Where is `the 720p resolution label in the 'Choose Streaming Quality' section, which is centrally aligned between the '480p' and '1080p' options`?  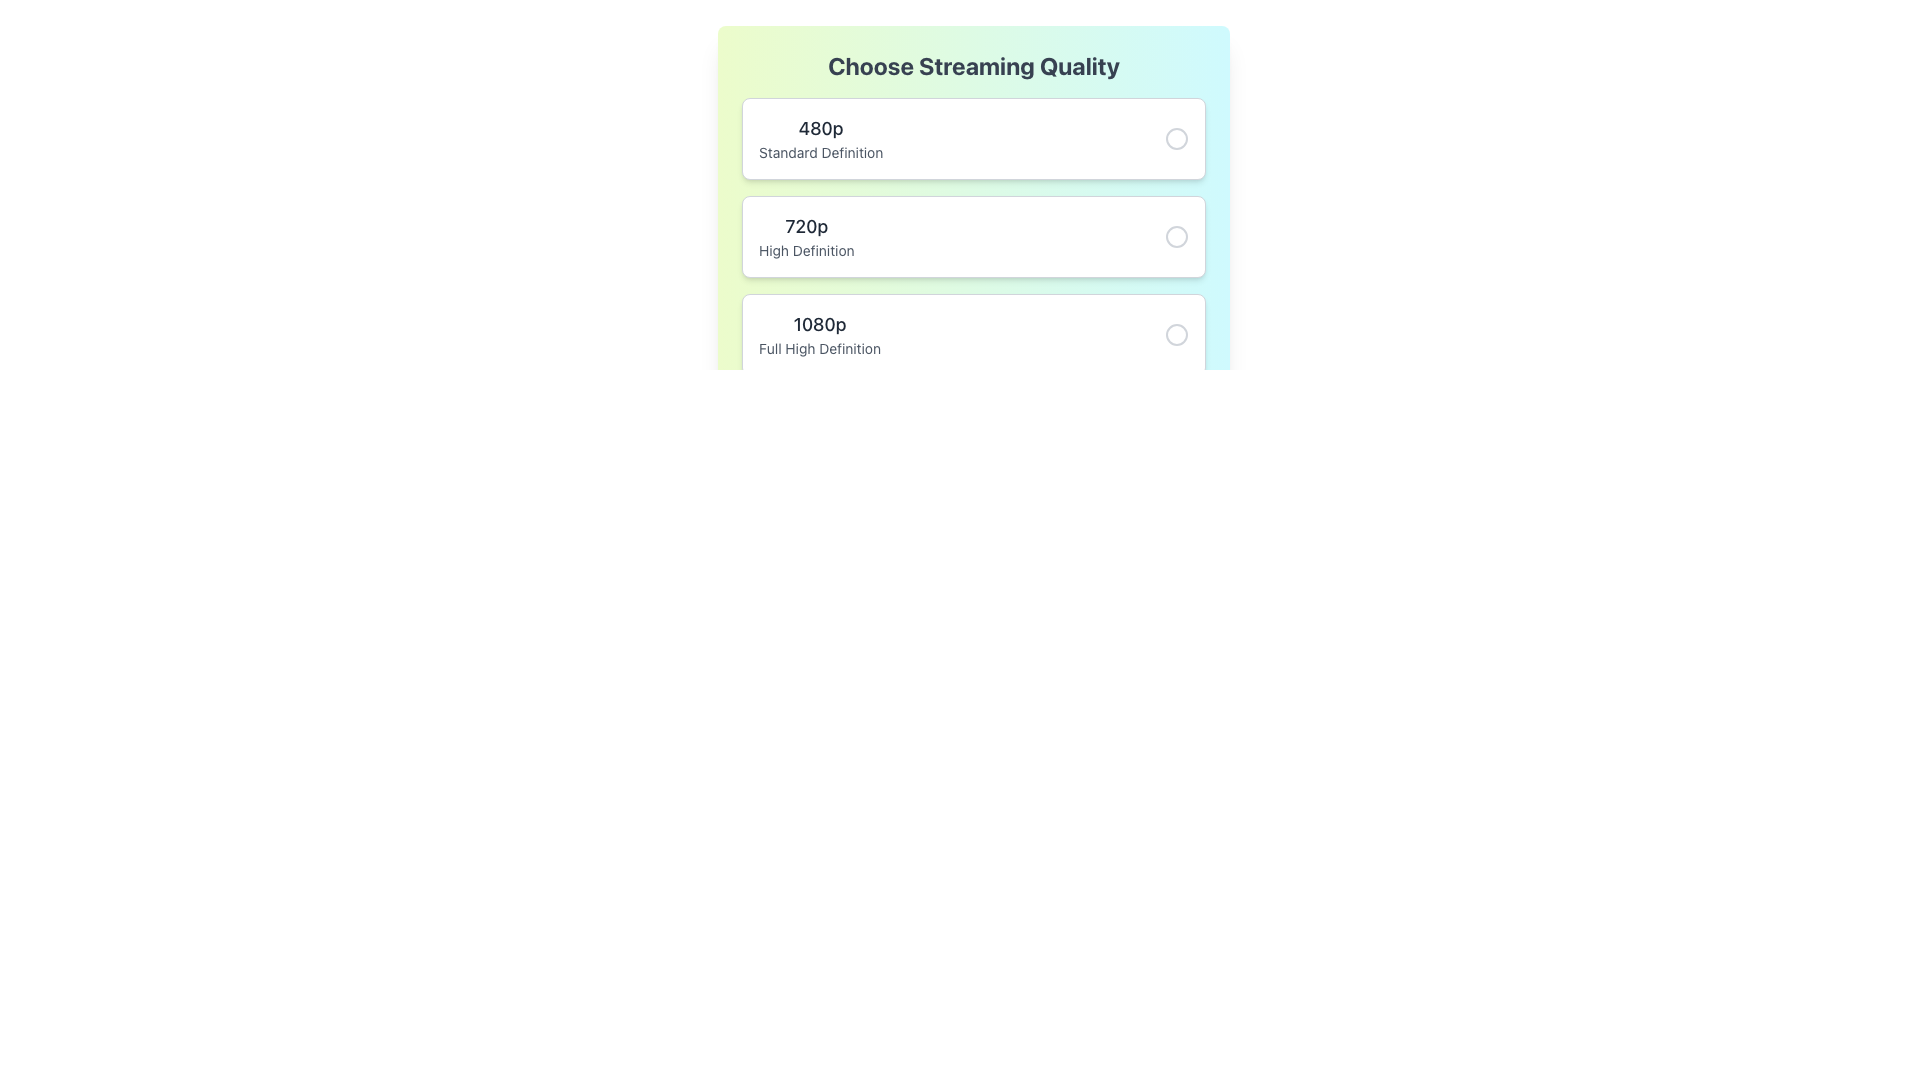
the 720p resolution label in the 'Choose Streaming Quality' section, which is centrally aligned between the '480p' and '1080p' options is located at coordinates (806, 226).